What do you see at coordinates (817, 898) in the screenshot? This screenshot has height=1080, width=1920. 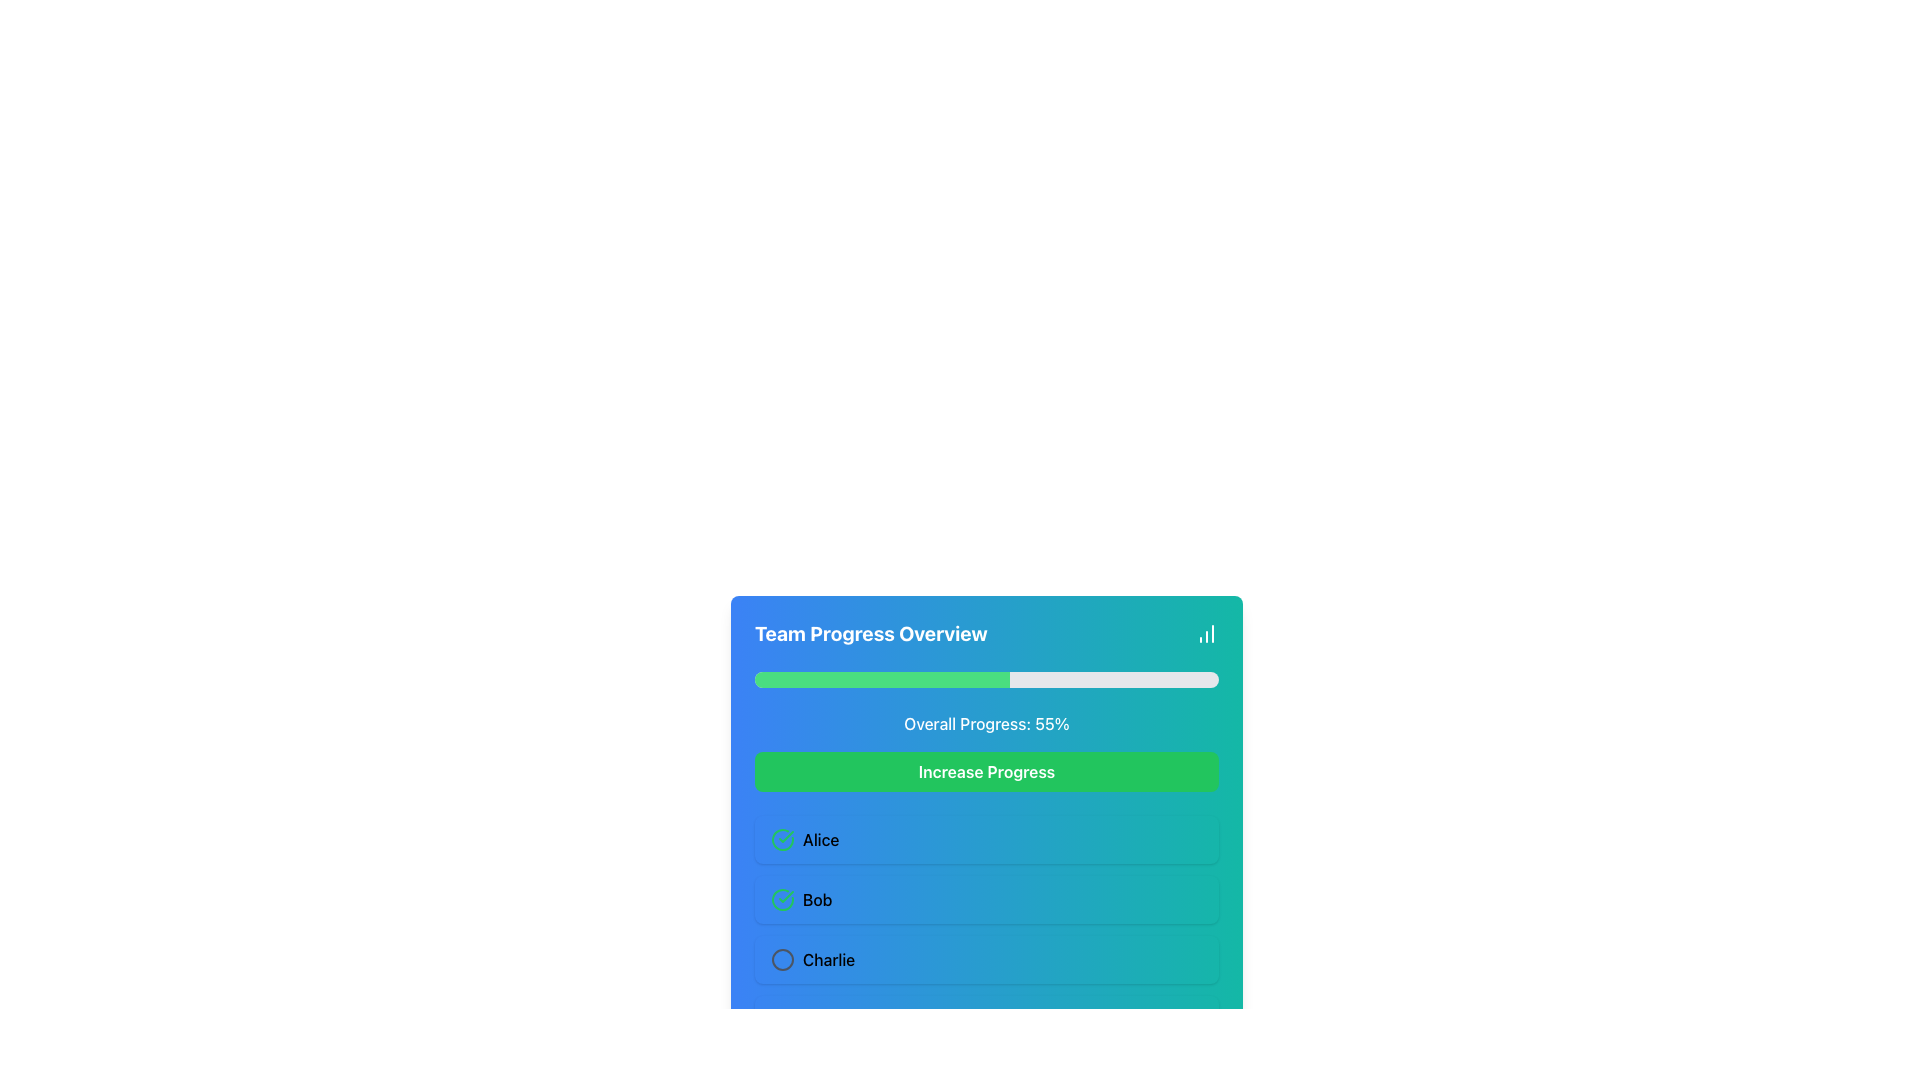 I see `text displayed in the text label containing the name 'Bob', which is located in the second list item of the vertical stack` at bounding box center [817, 898].